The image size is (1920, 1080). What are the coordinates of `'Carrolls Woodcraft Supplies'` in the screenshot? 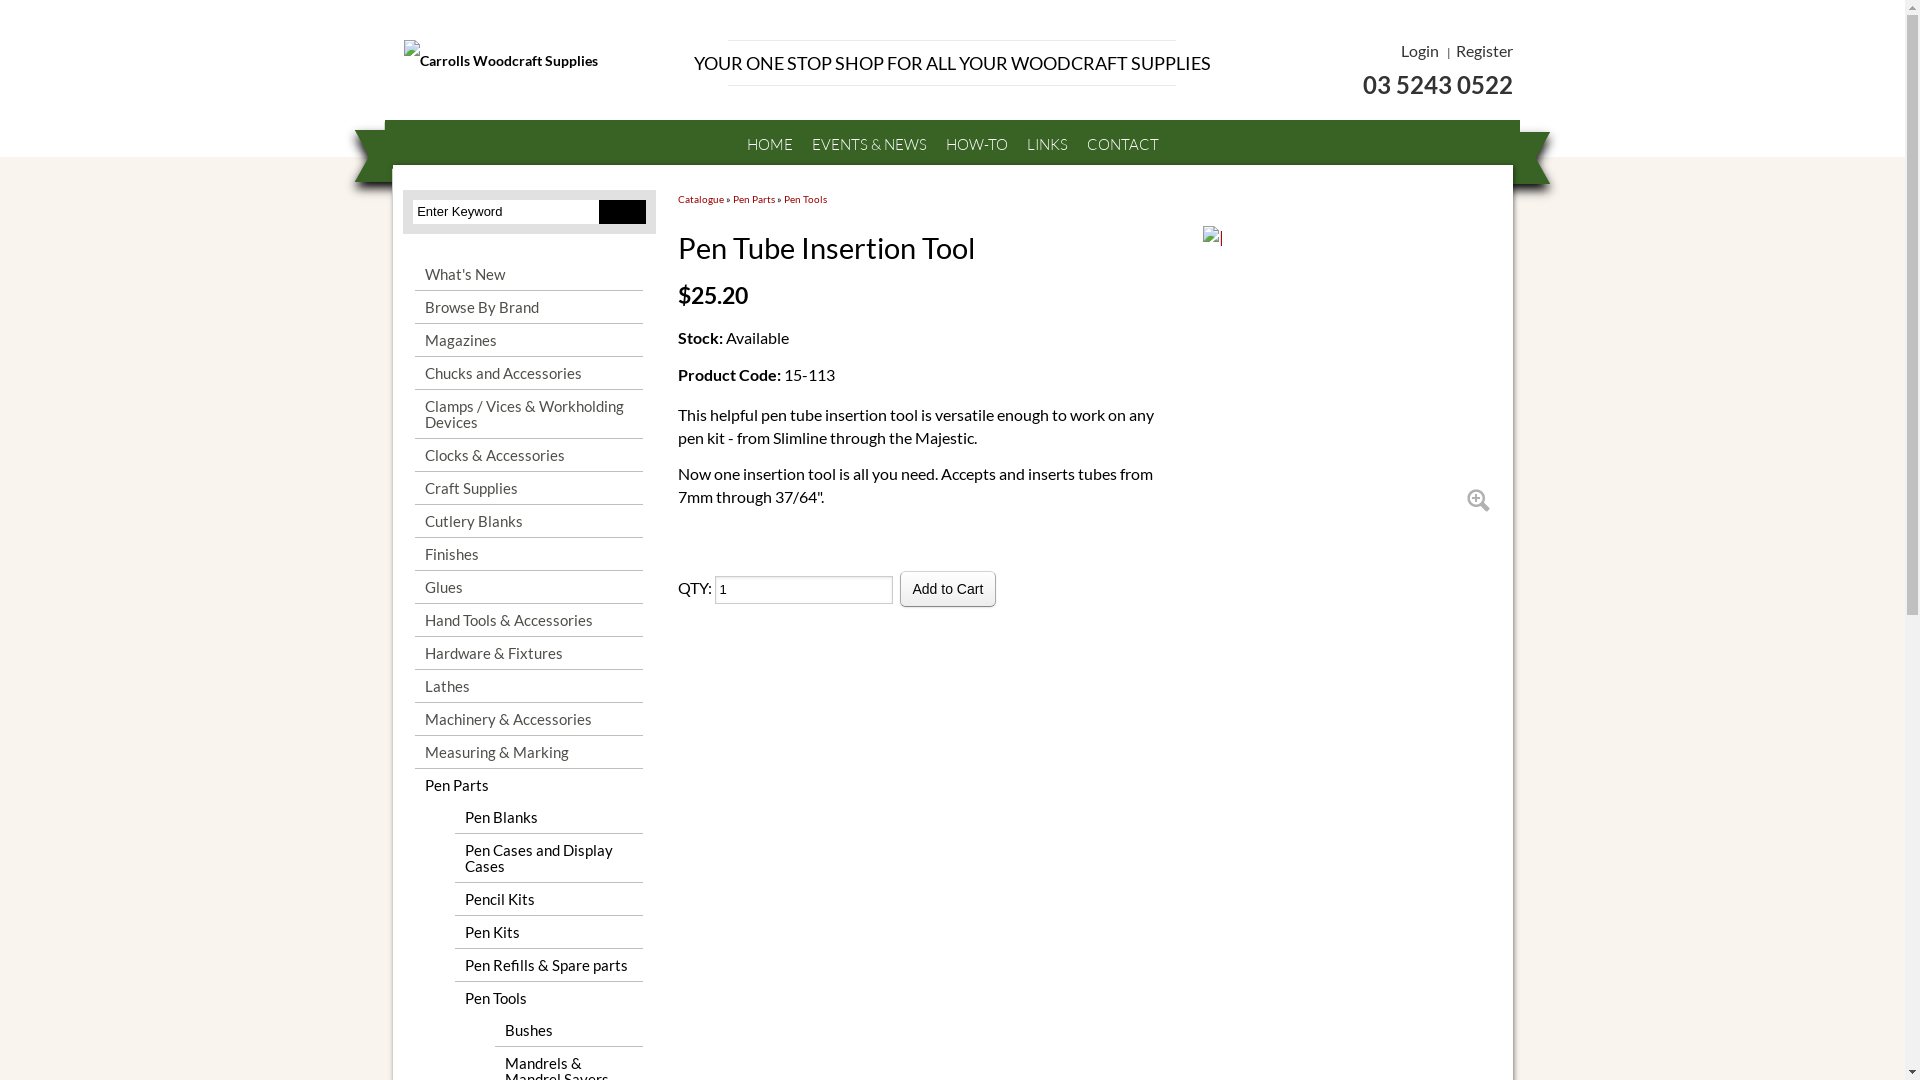 It's located at (532, 60).